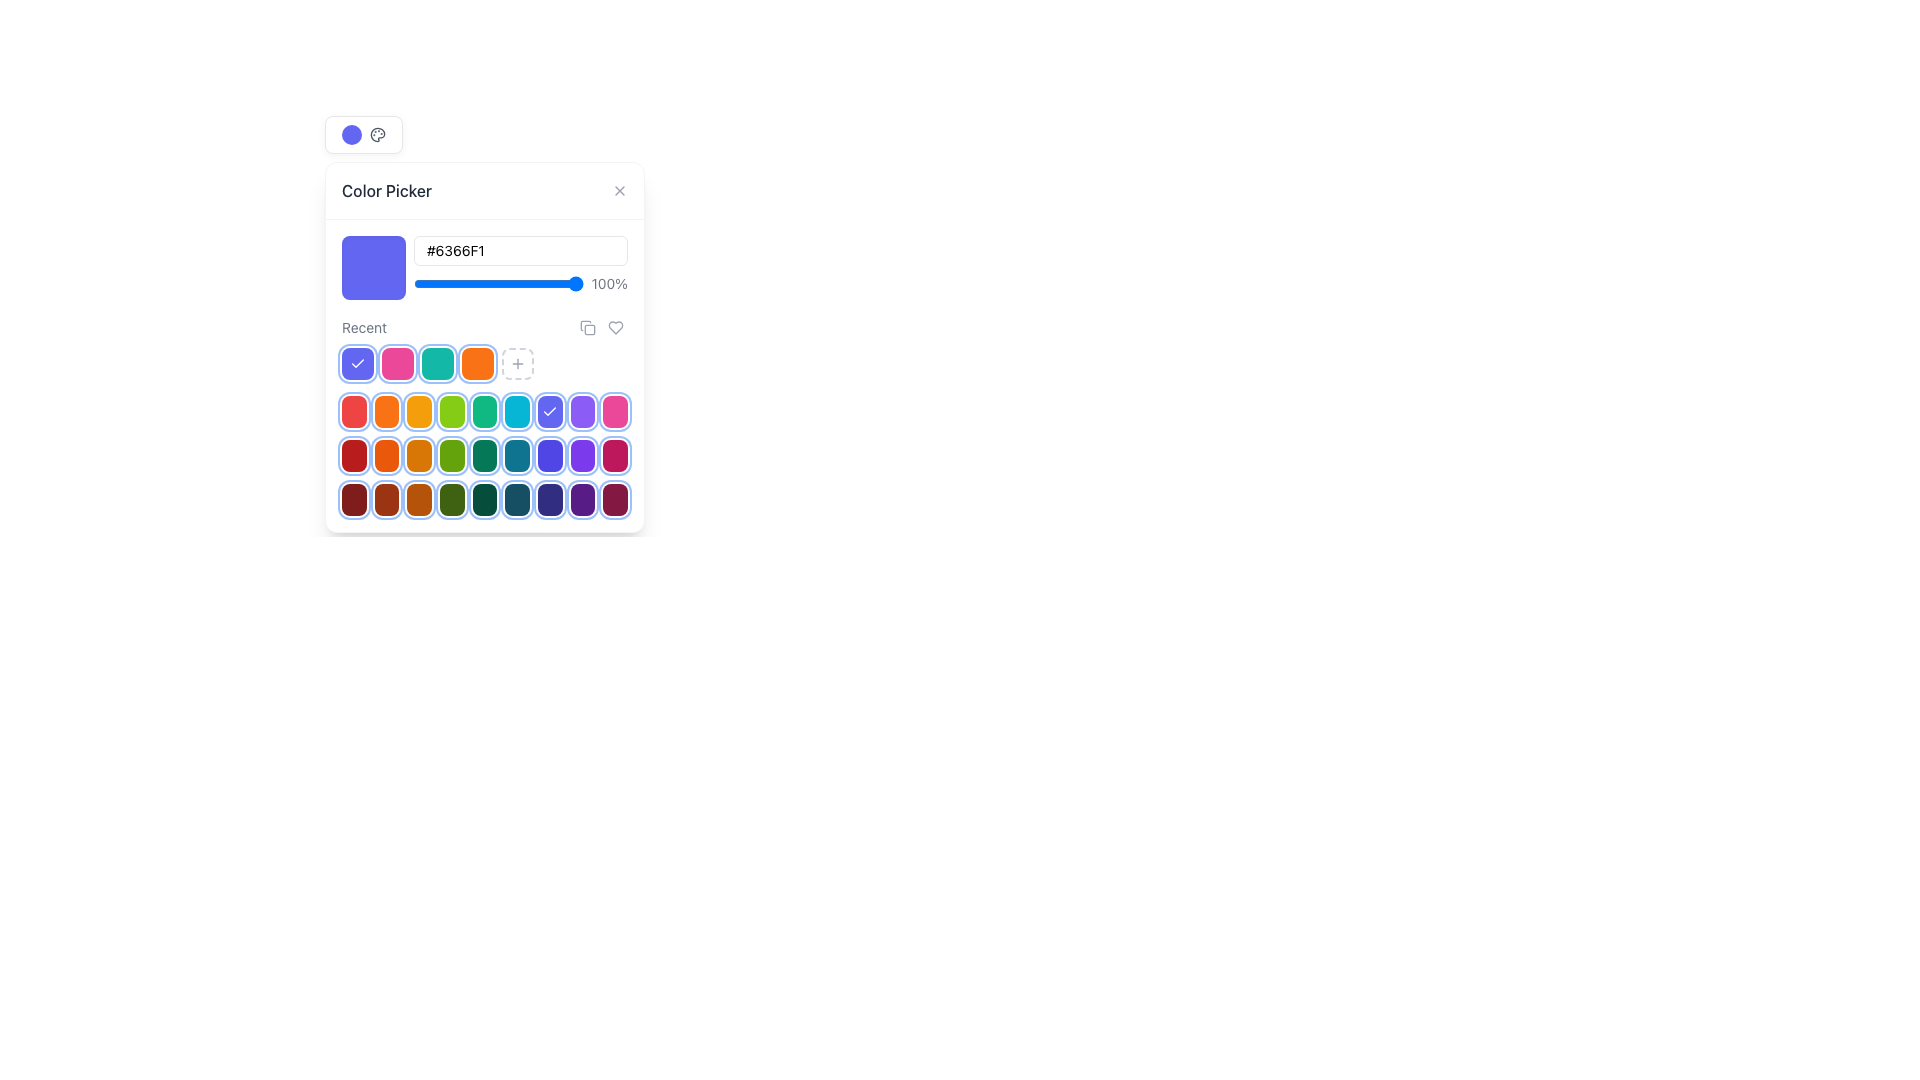 The image size is (1920, 1080). What do you see at coordinates (418, 499) in the screenshot?
I see `the third color selection button in the 'Color Picker' panel to observe the hover effect` at bounding box center [418, 499].